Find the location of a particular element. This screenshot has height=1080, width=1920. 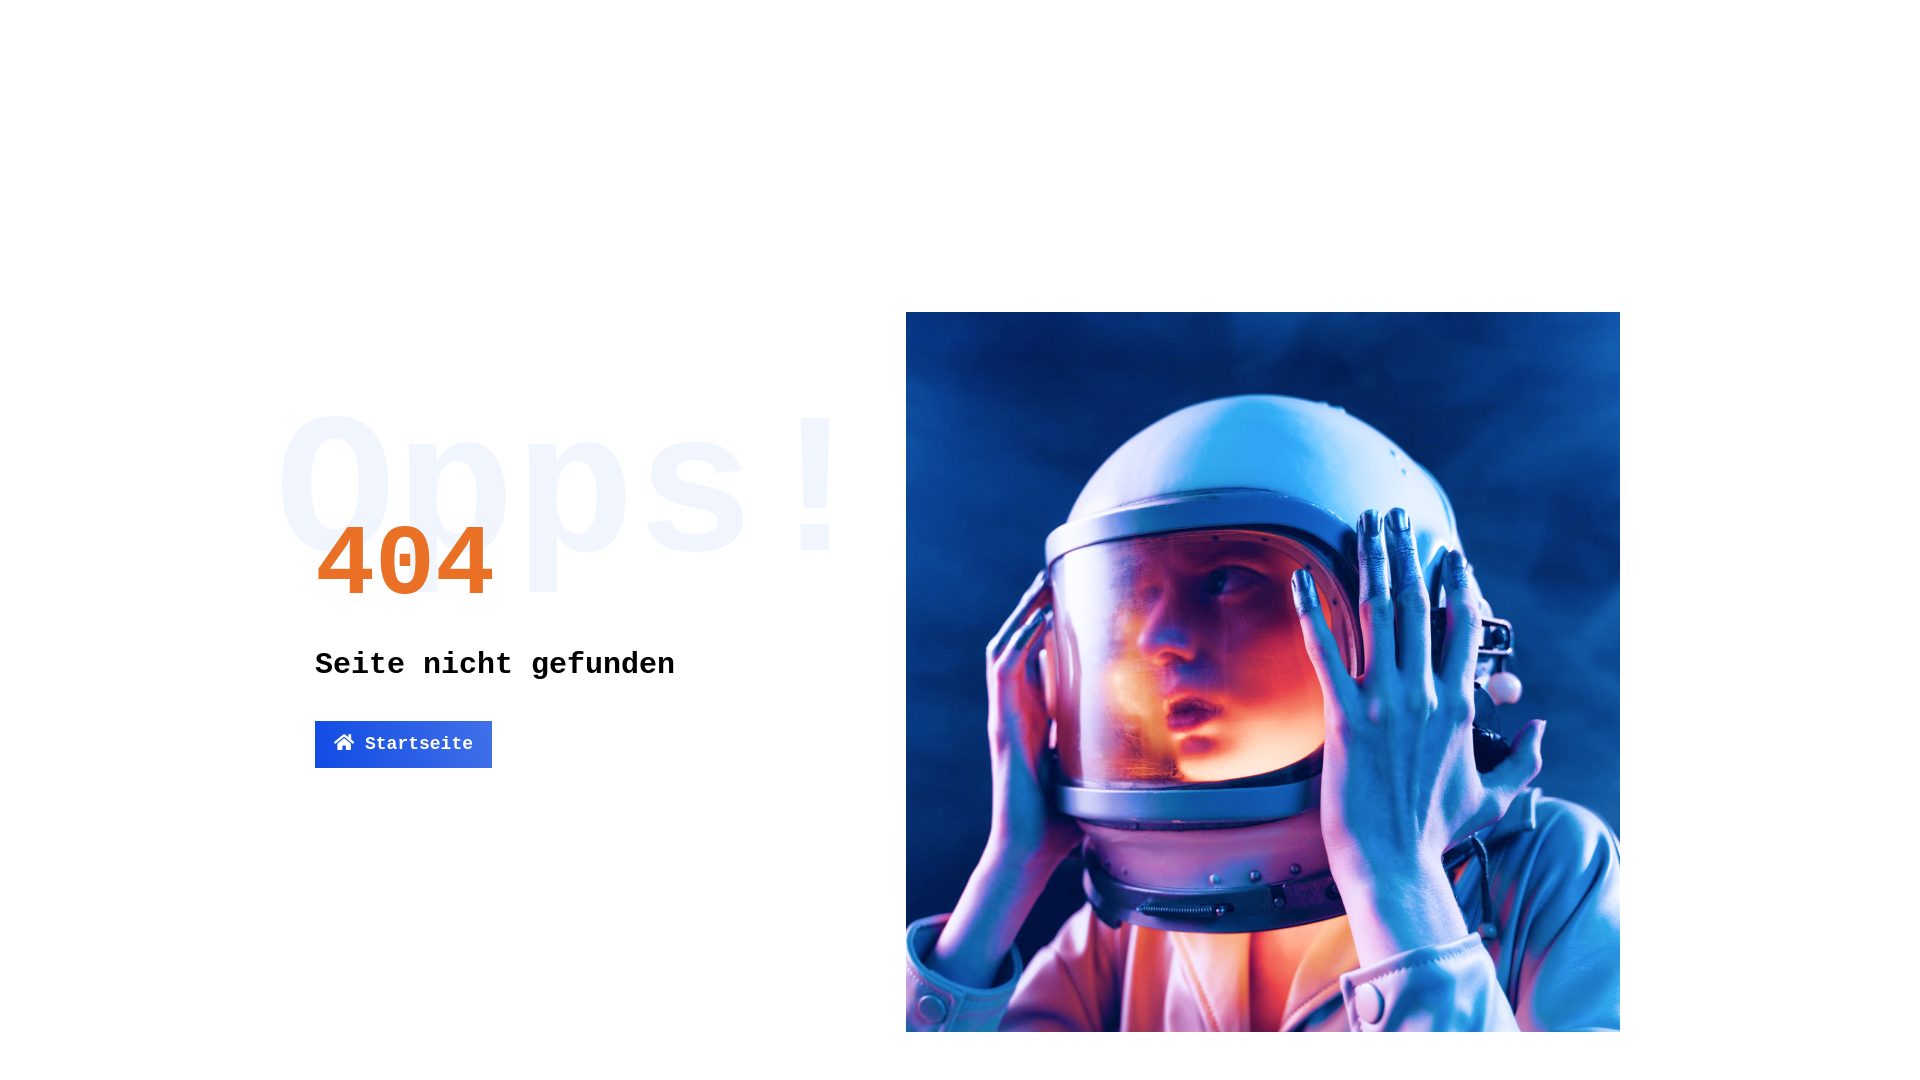

'Startseite' is located at coordinates (402, 744).